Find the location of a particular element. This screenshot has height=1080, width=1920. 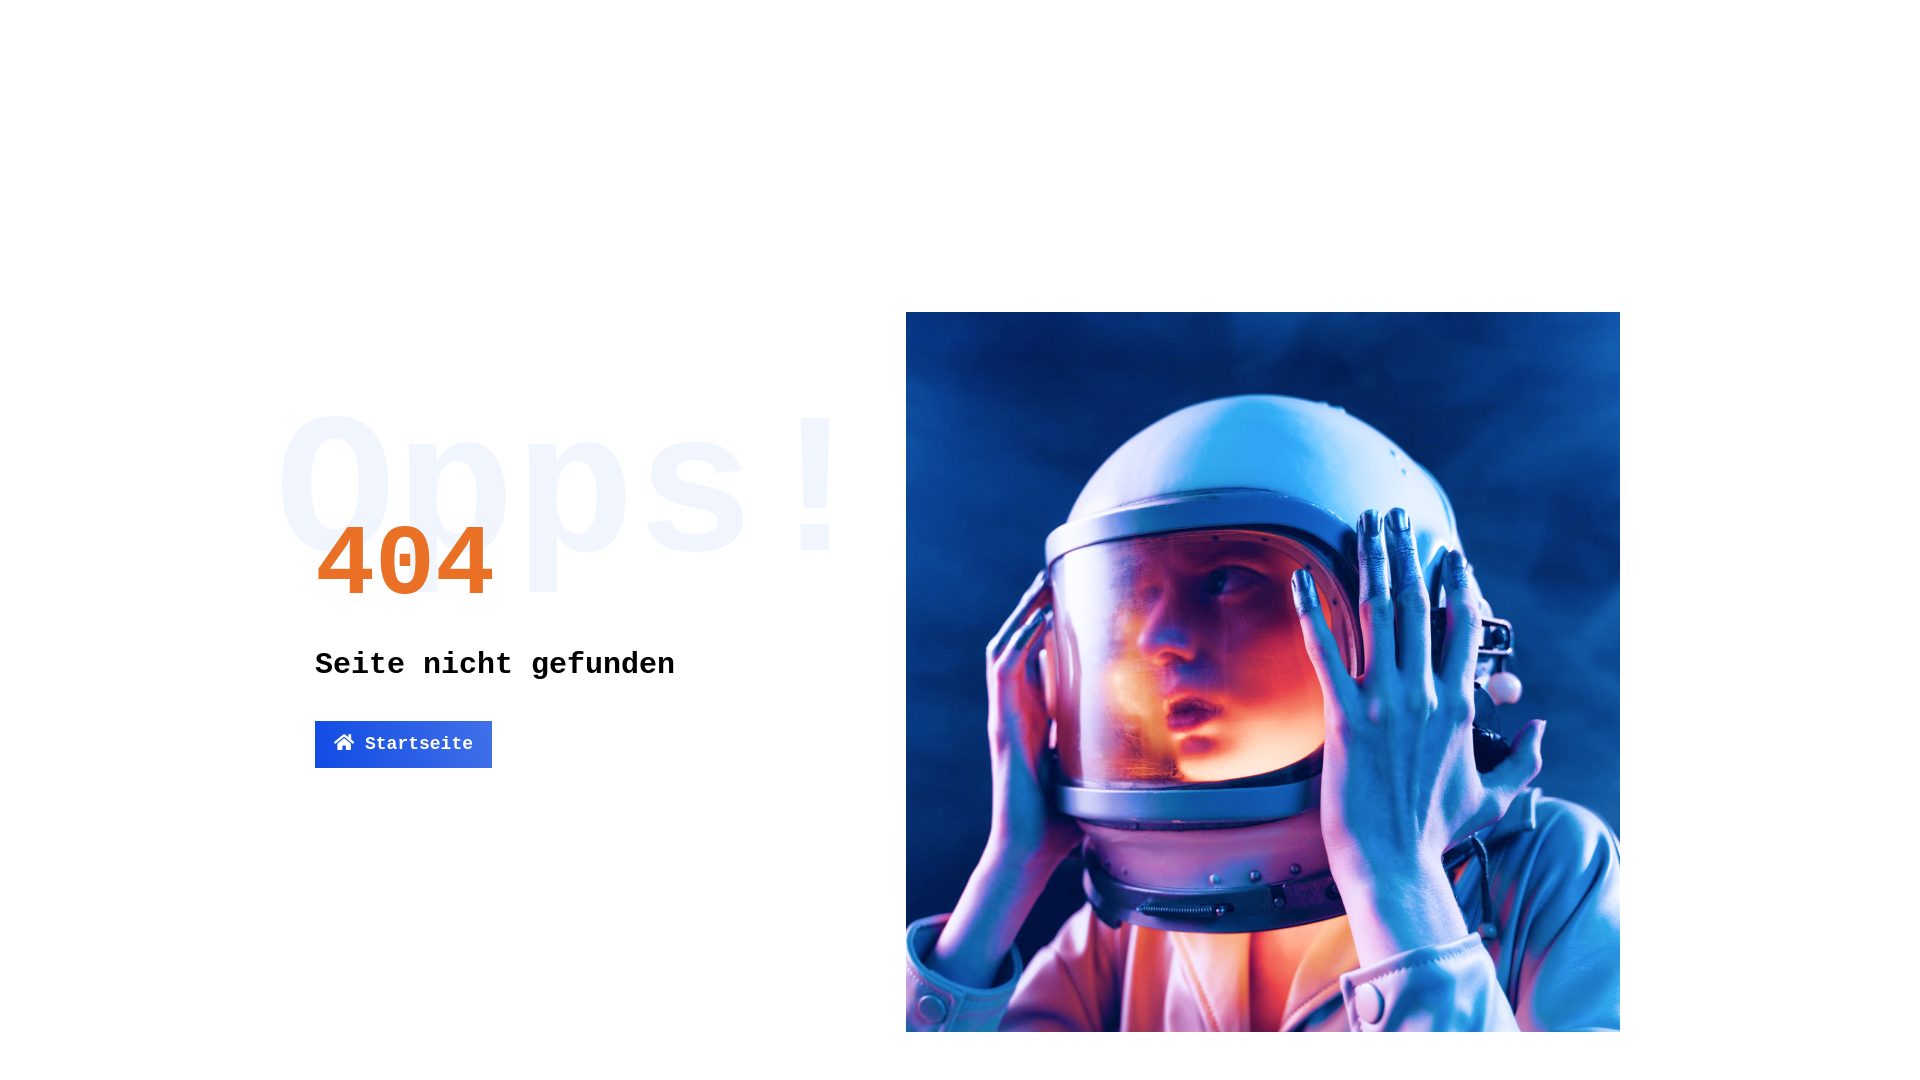

'Startseite' is located at coordinates (402, 744).